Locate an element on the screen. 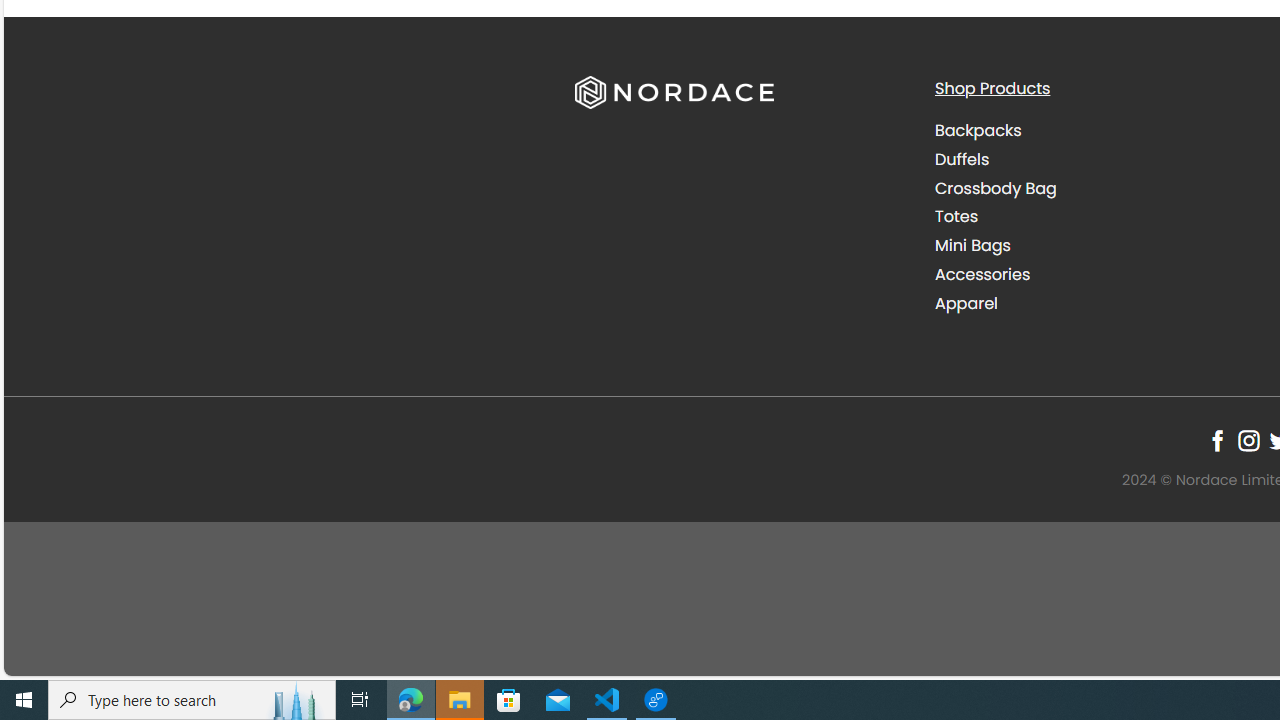 The image size is (1280, 720). 'Apparel' is located at coordinates (1098, 303).